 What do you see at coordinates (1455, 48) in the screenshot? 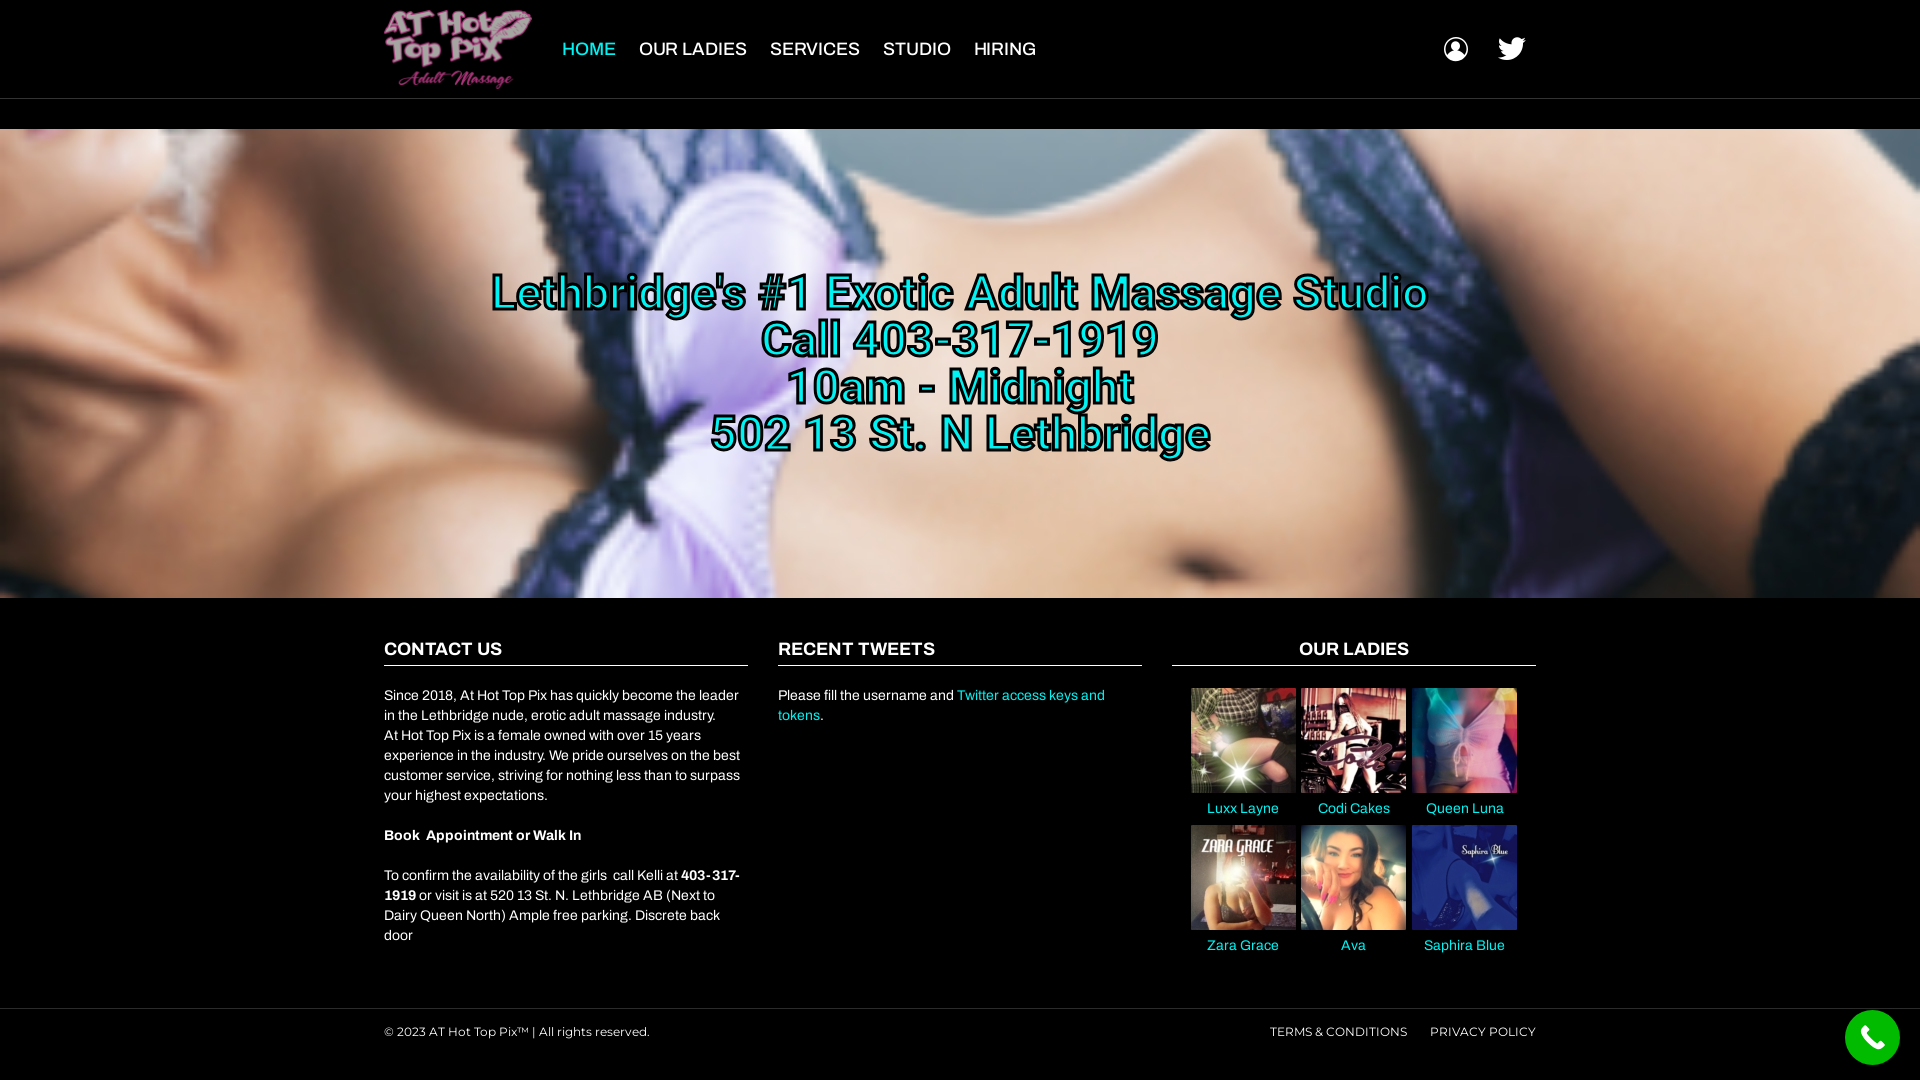
I see `'LOGIN'` at bounding box center [1455, 48].